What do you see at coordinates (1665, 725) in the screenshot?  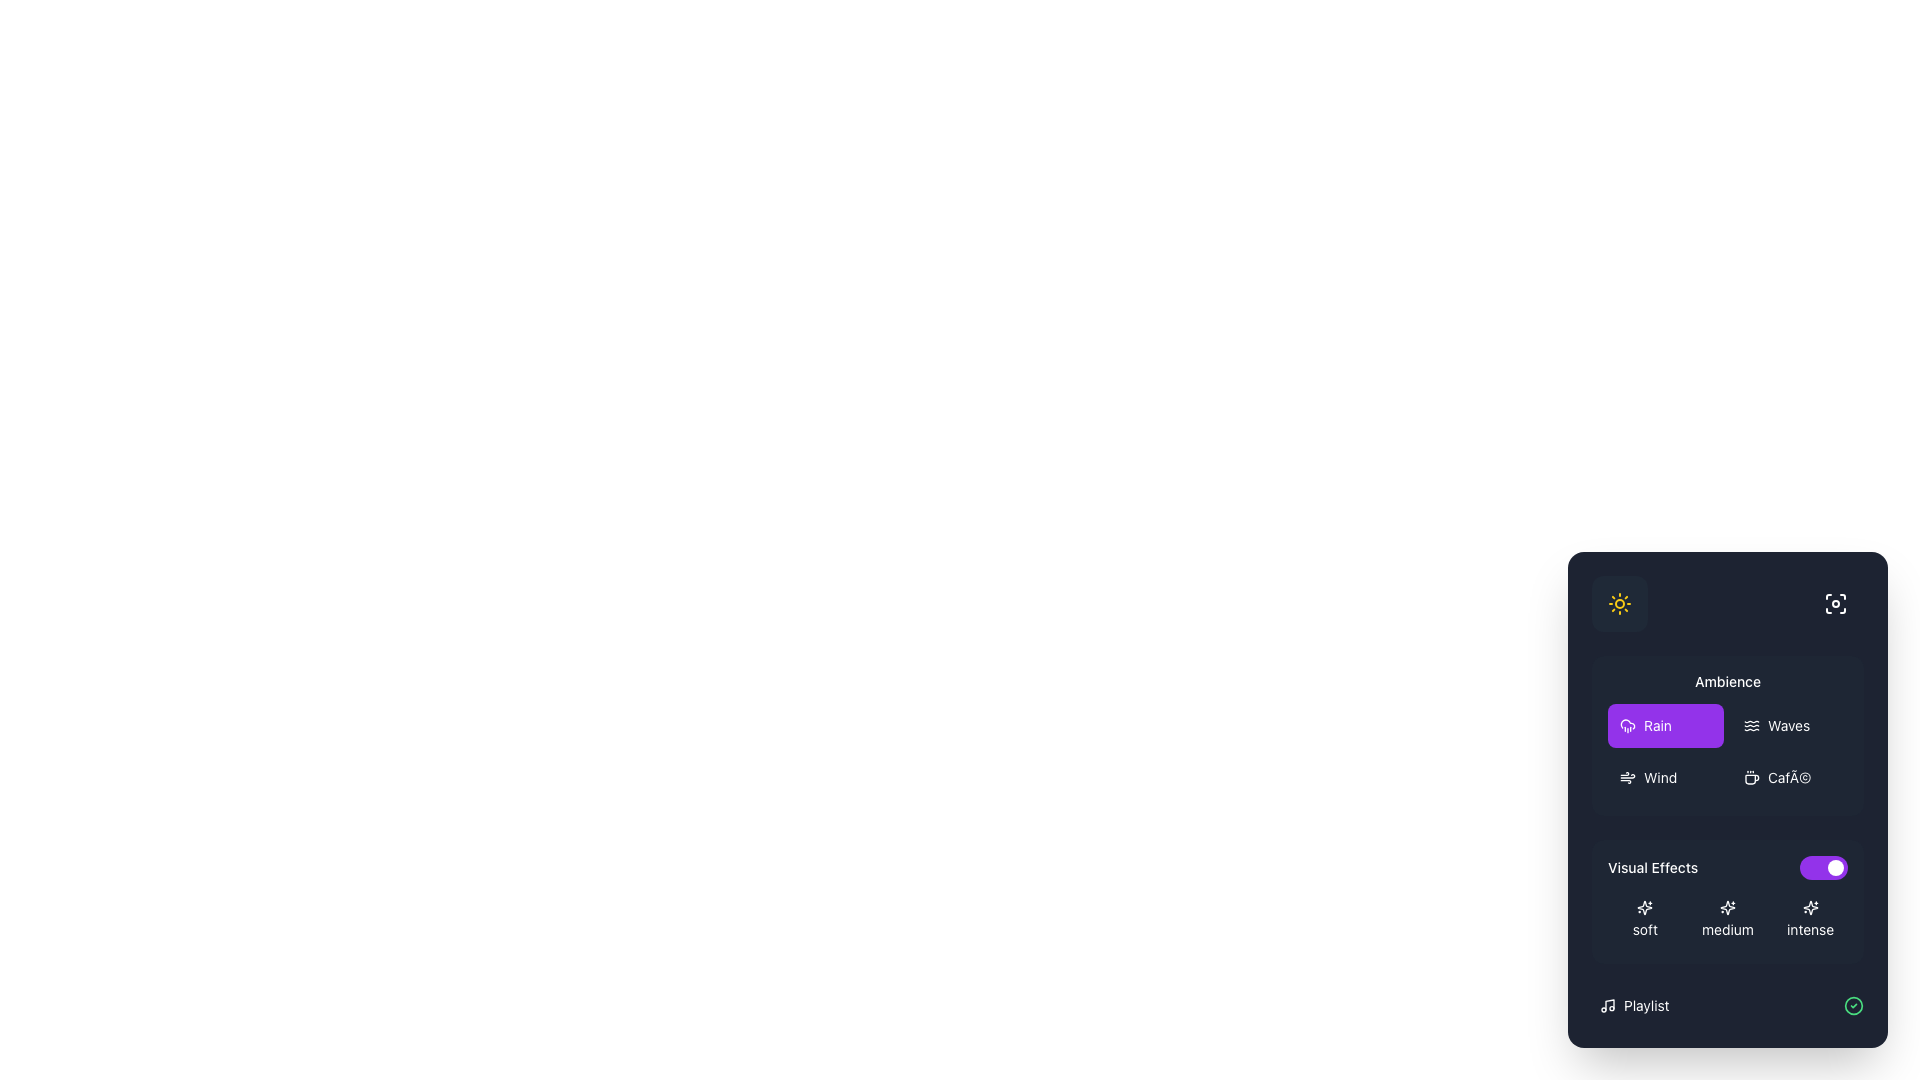 I see `the interactive 'Rain' ambiance button located in the top-left corner of the 'Ambience' grid` at bounding box center [1665, 725].